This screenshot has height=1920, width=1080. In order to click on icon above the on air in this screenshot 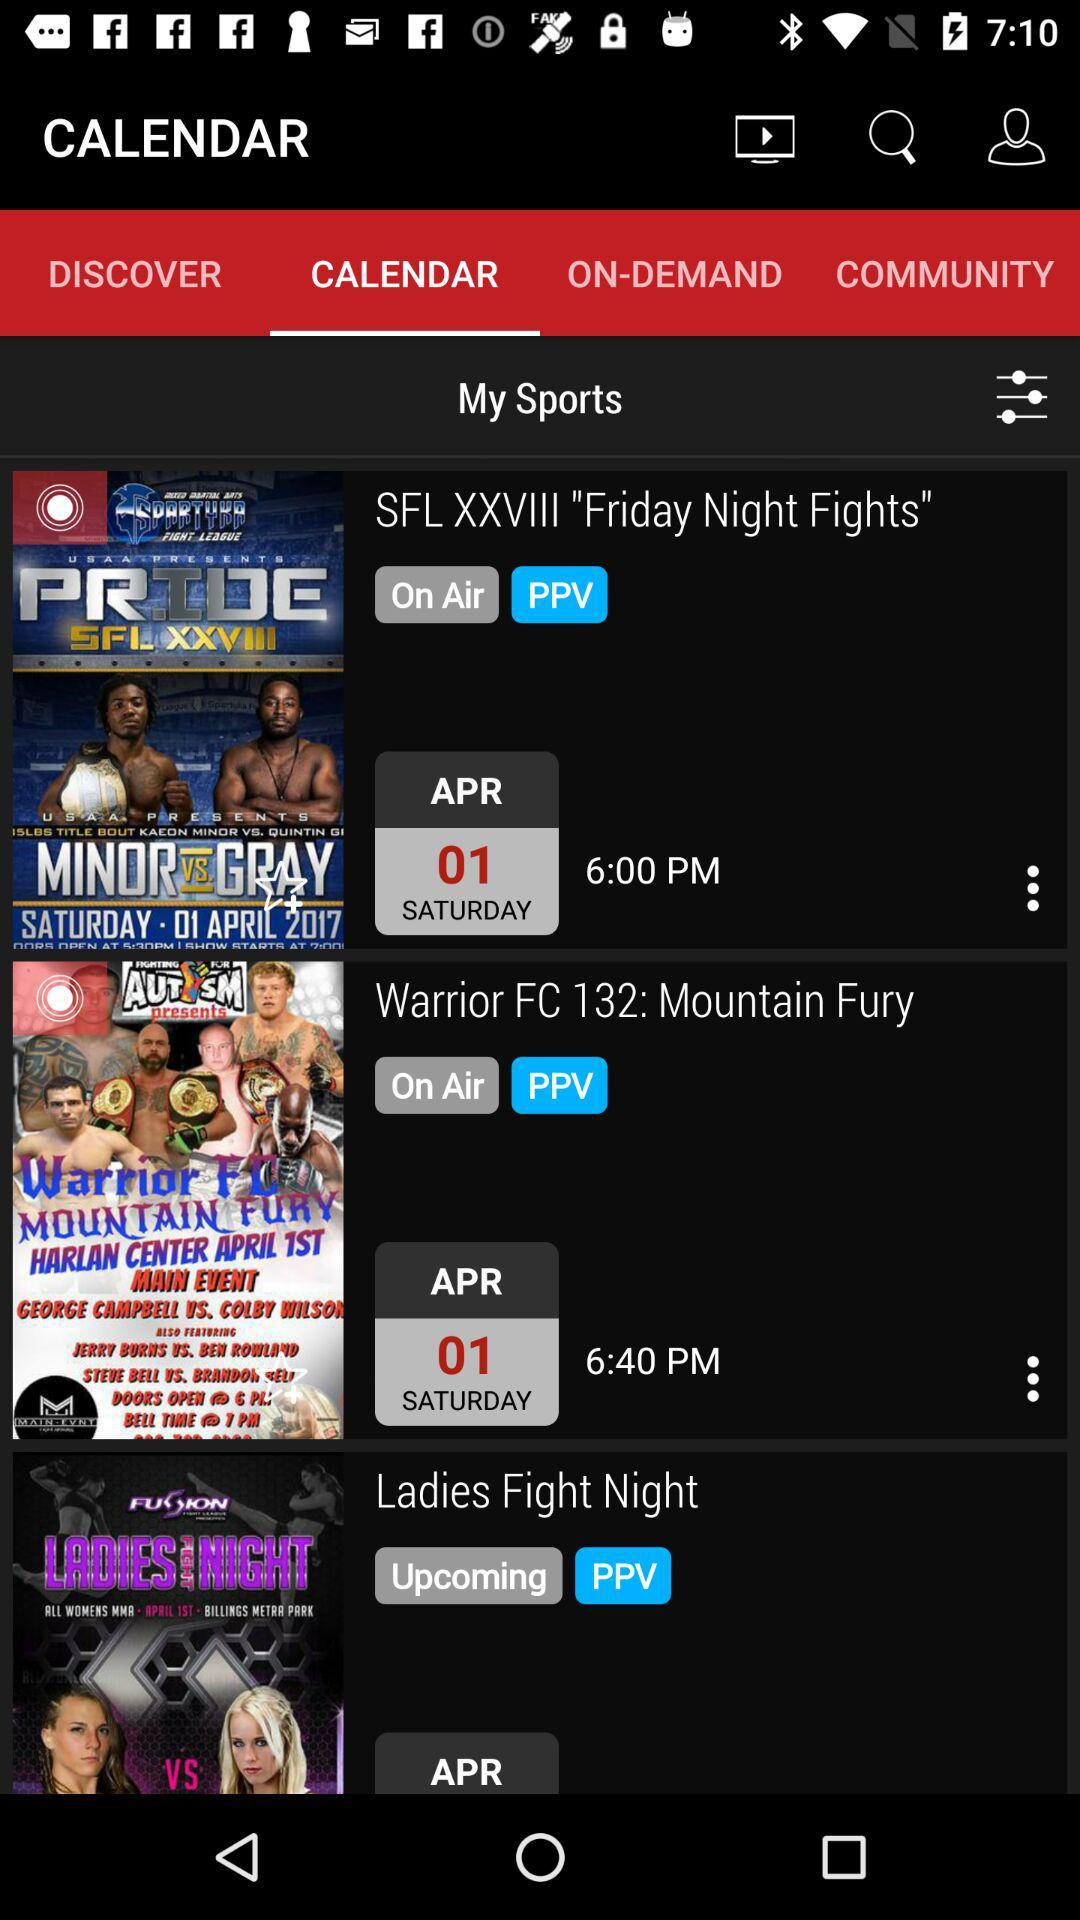, I will do `click(713, 1002)`.